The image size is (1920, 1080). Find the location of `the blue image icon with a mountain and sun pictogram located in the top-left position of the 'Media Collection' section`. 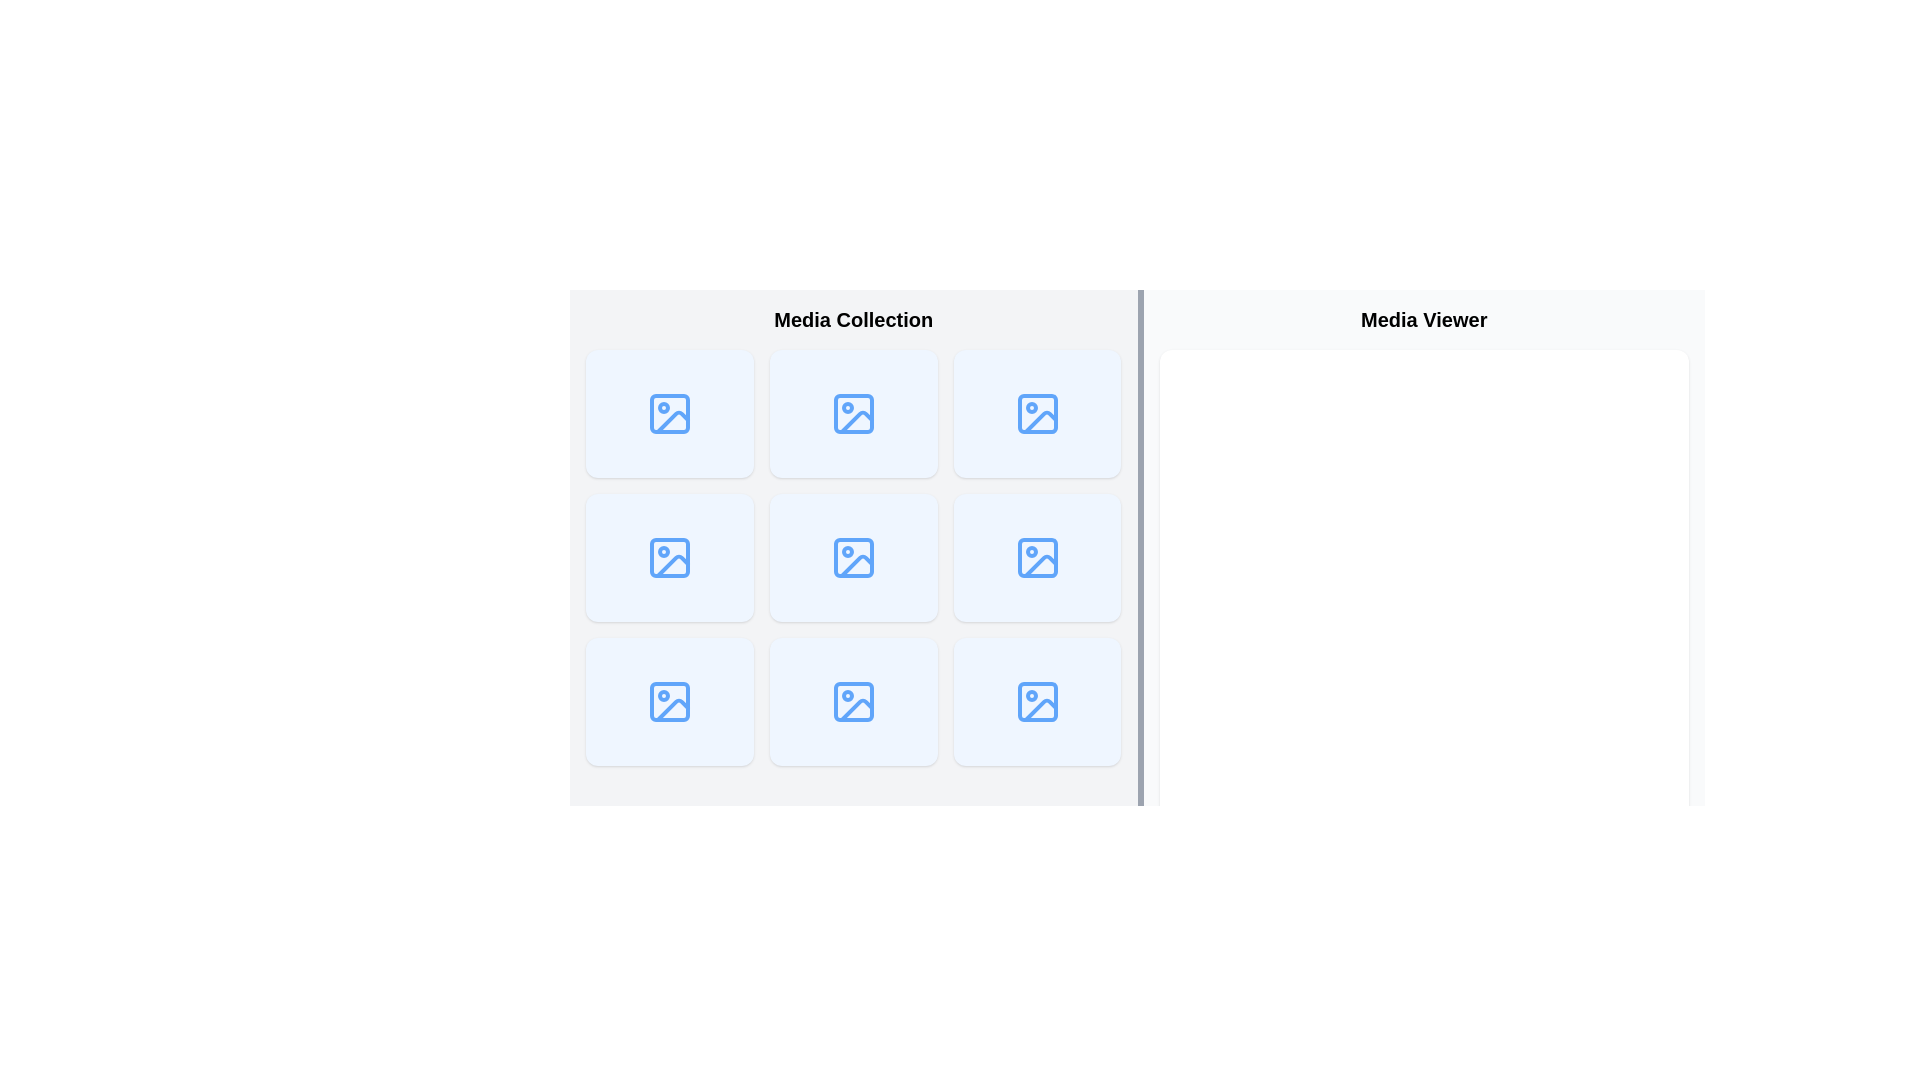

the blue image icon with a mountain and sun pictogram located in the top-left position of the 'Media Collection' section is located at coordinates (669, 412).